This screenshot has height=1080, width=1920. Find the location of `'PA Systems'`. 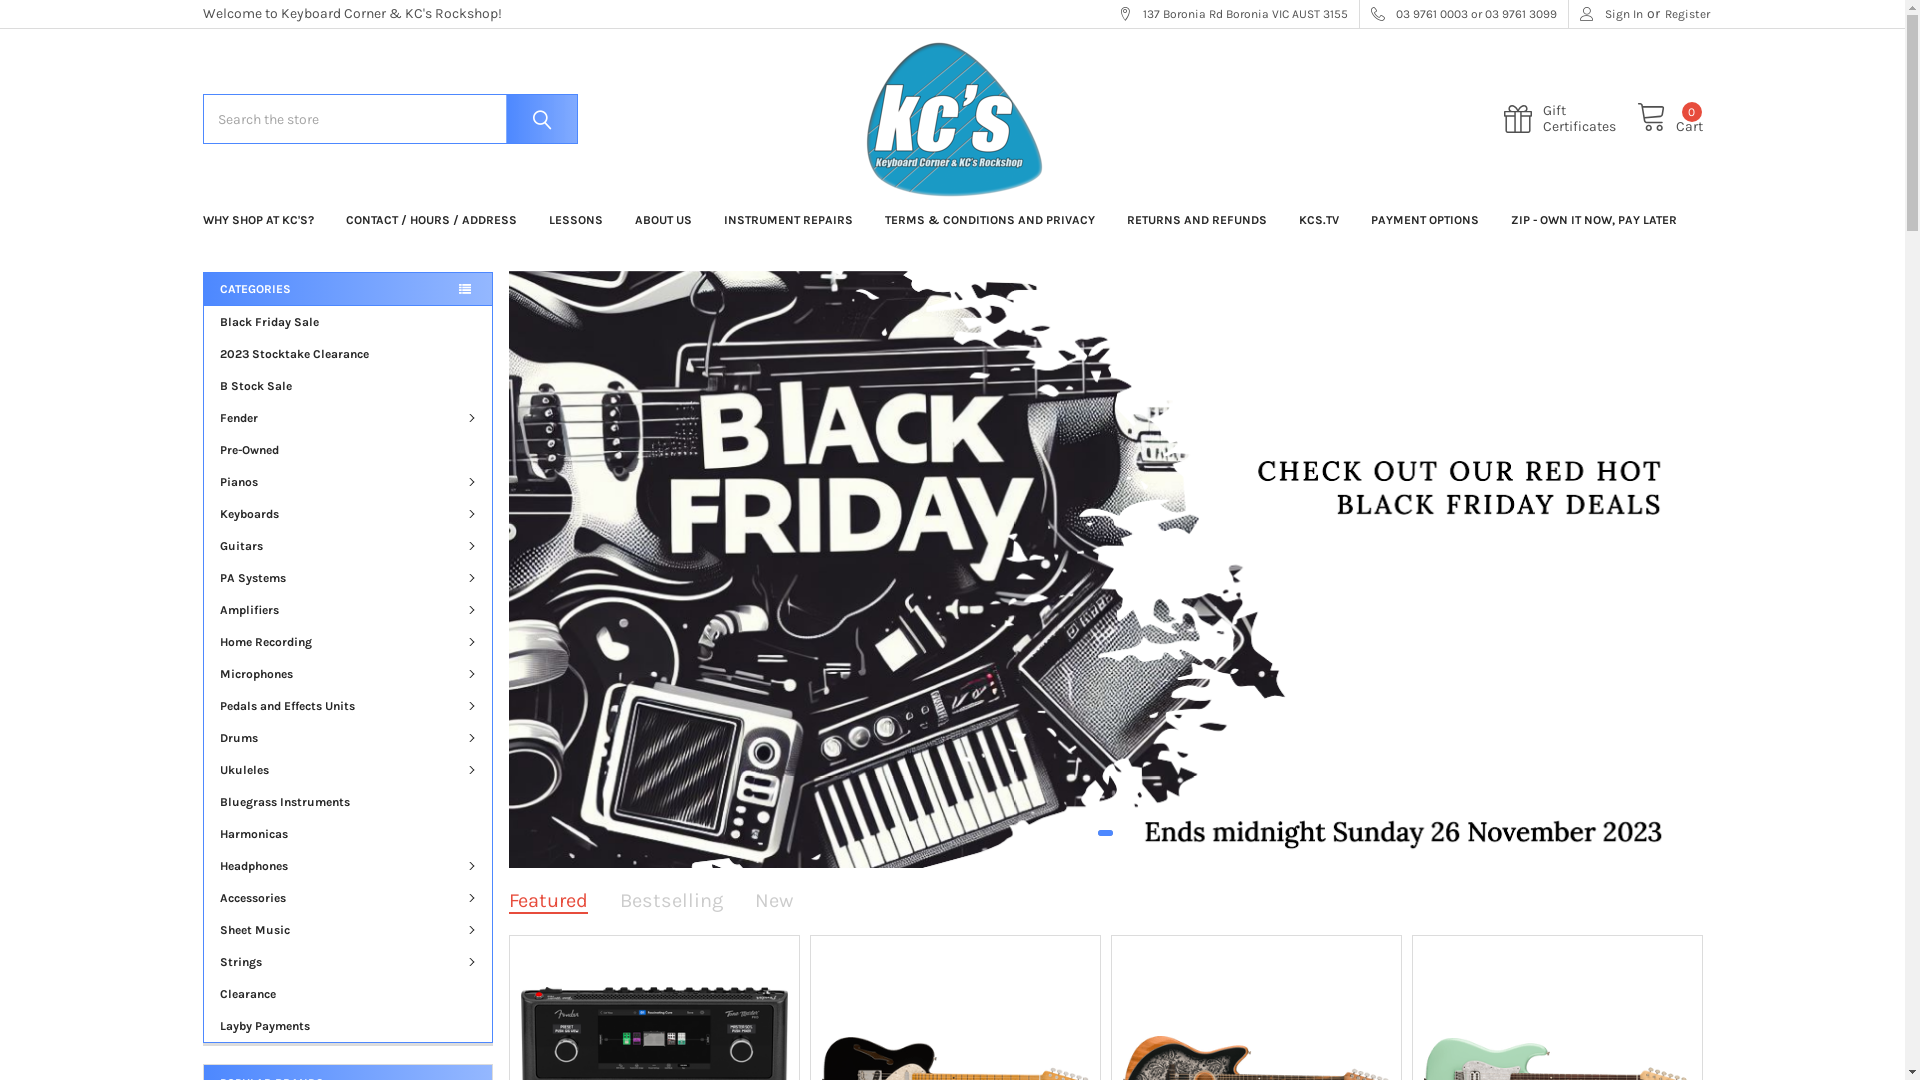

'PA Systems' is located at coordinates (347, 578).